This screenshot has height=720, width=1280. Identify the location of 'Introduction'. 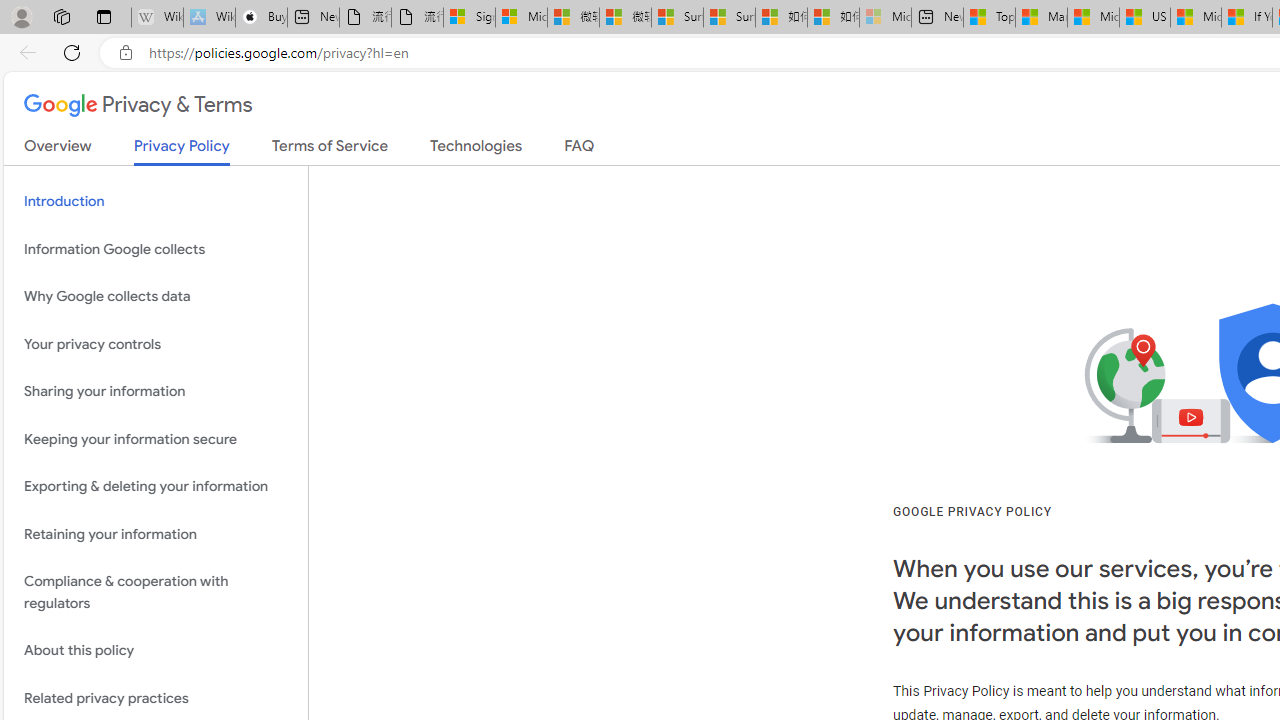
(155, 201).